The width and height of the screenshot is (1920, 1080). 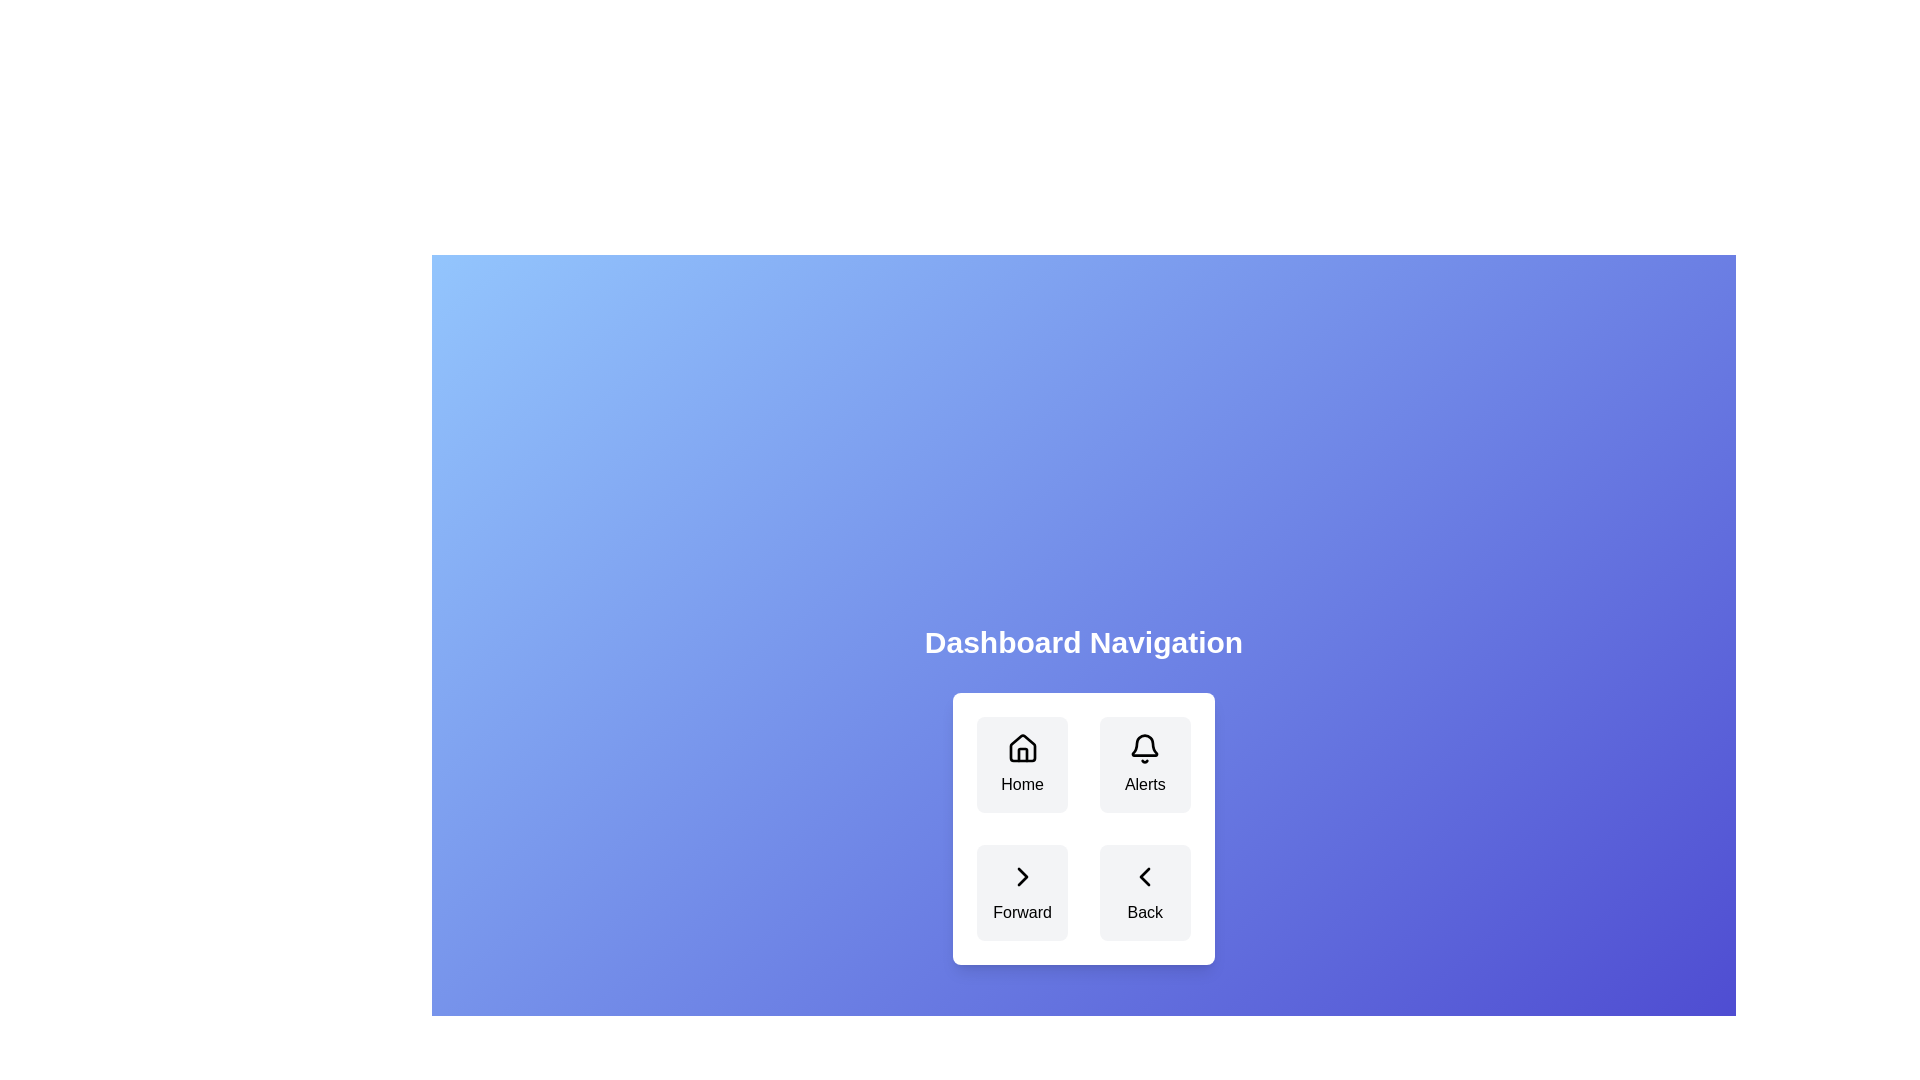 What do you see at coordinates (1022, 748) in the screenshot?
I see `the 'Home' icon` at bounding box center [1022, 748].